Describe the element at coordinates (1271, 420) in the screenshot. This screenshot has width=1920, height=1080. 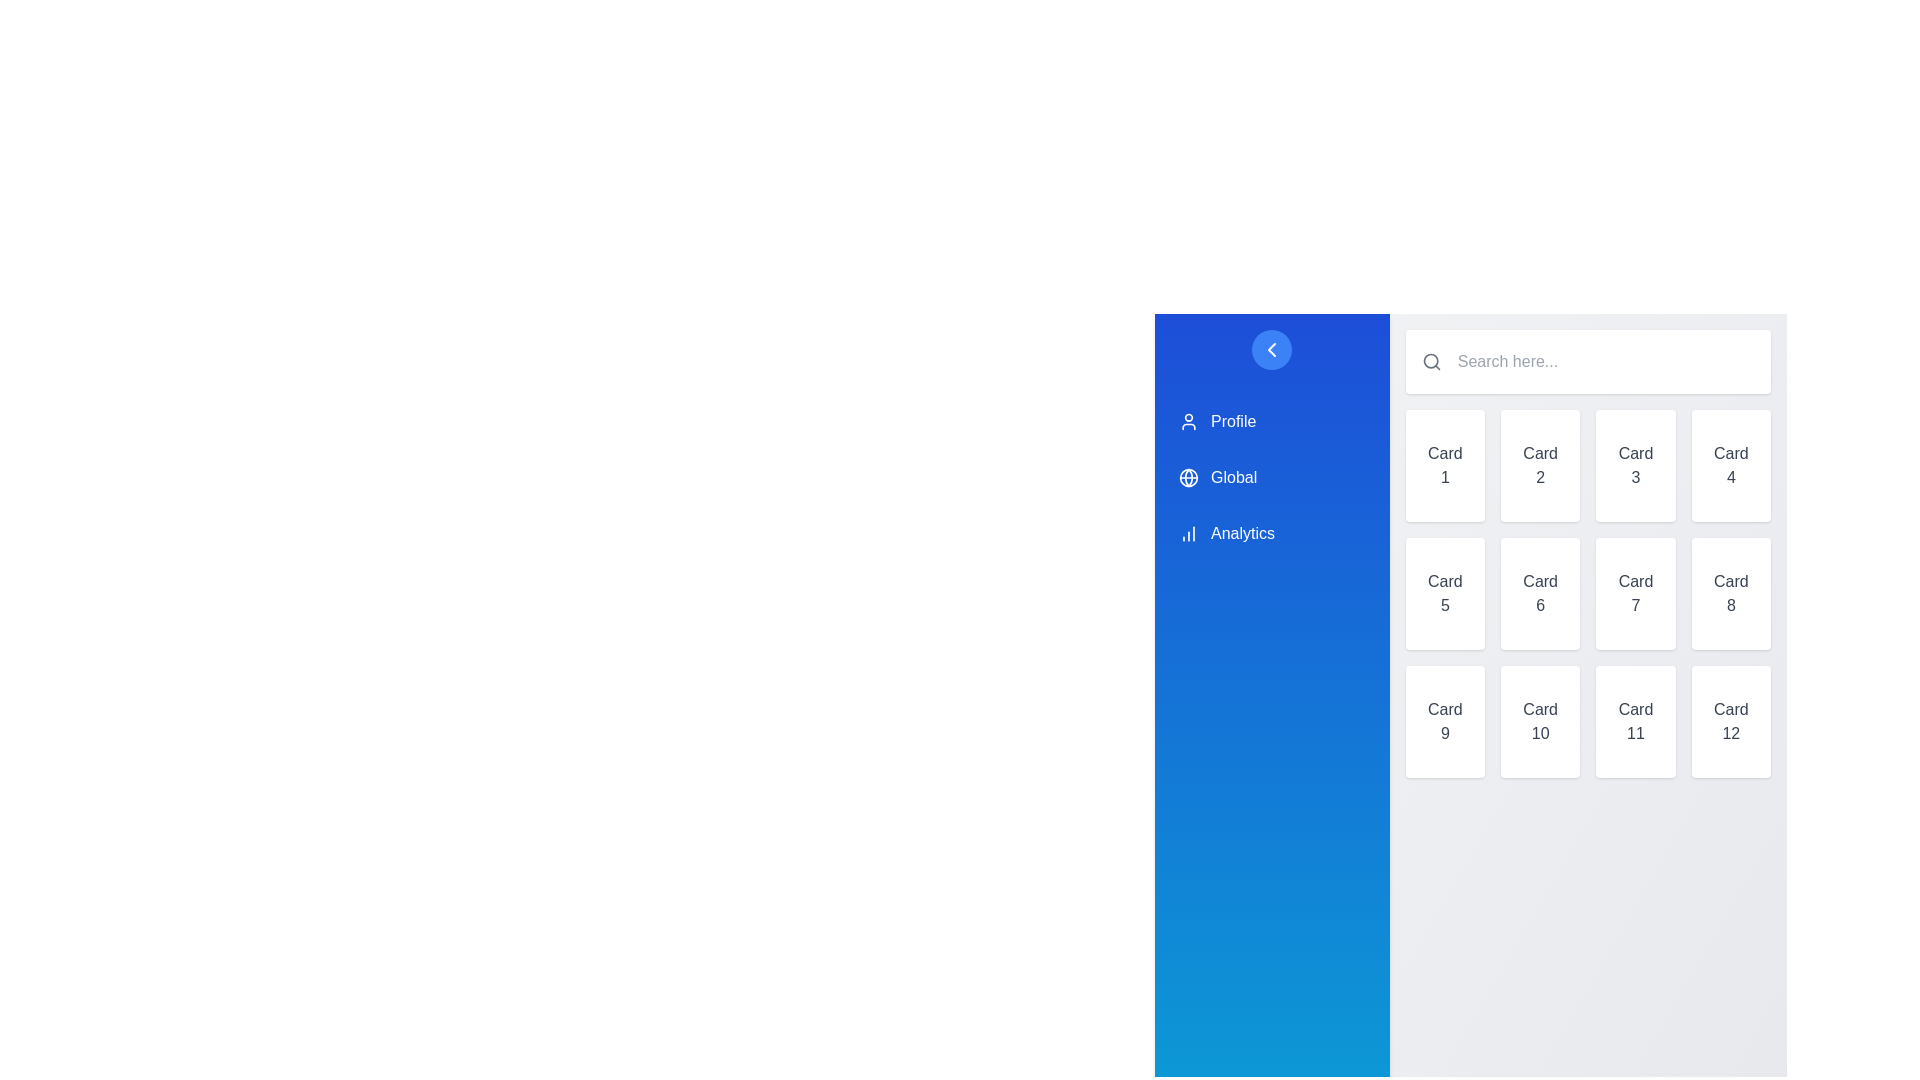
I see `the navigation menu item labeled Profile` at that location.